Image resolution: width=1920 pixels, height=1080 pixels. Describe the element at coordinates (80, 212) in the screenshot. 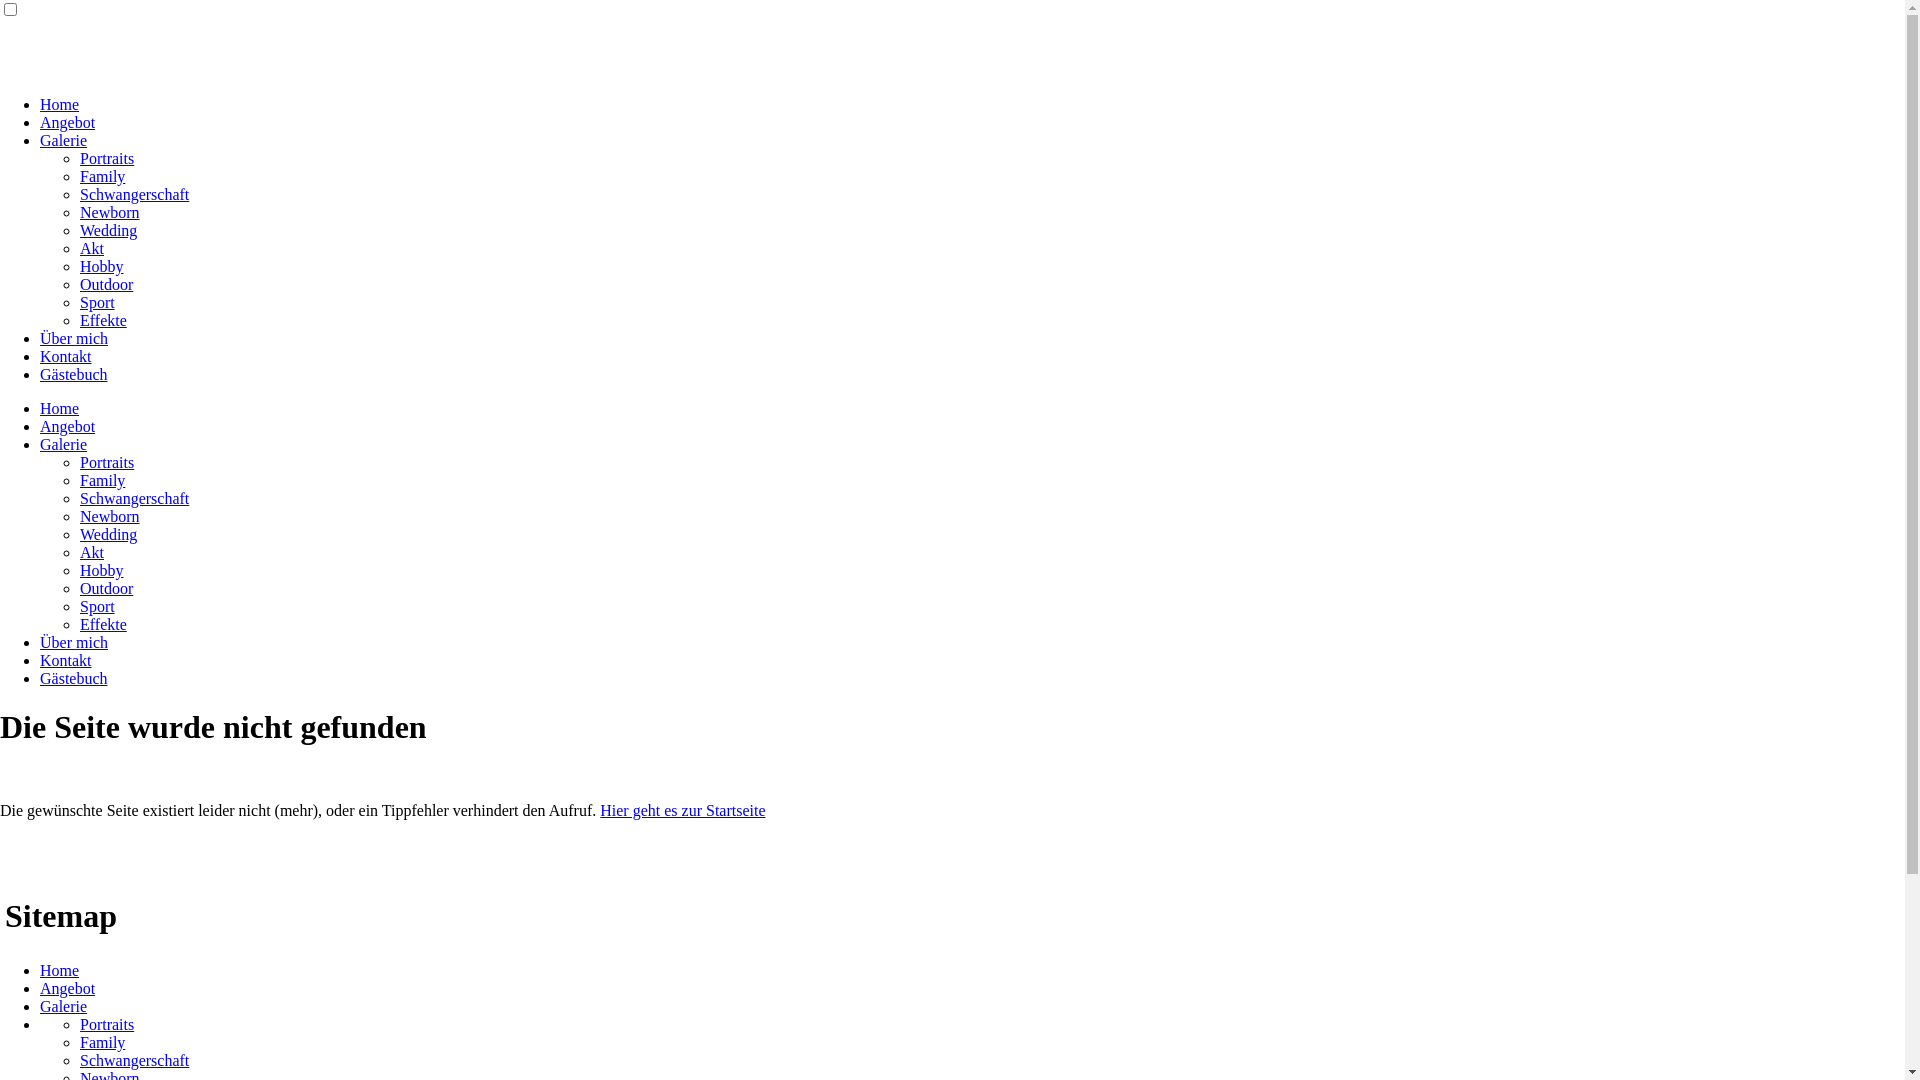

I see `'Newborn'` at that location.